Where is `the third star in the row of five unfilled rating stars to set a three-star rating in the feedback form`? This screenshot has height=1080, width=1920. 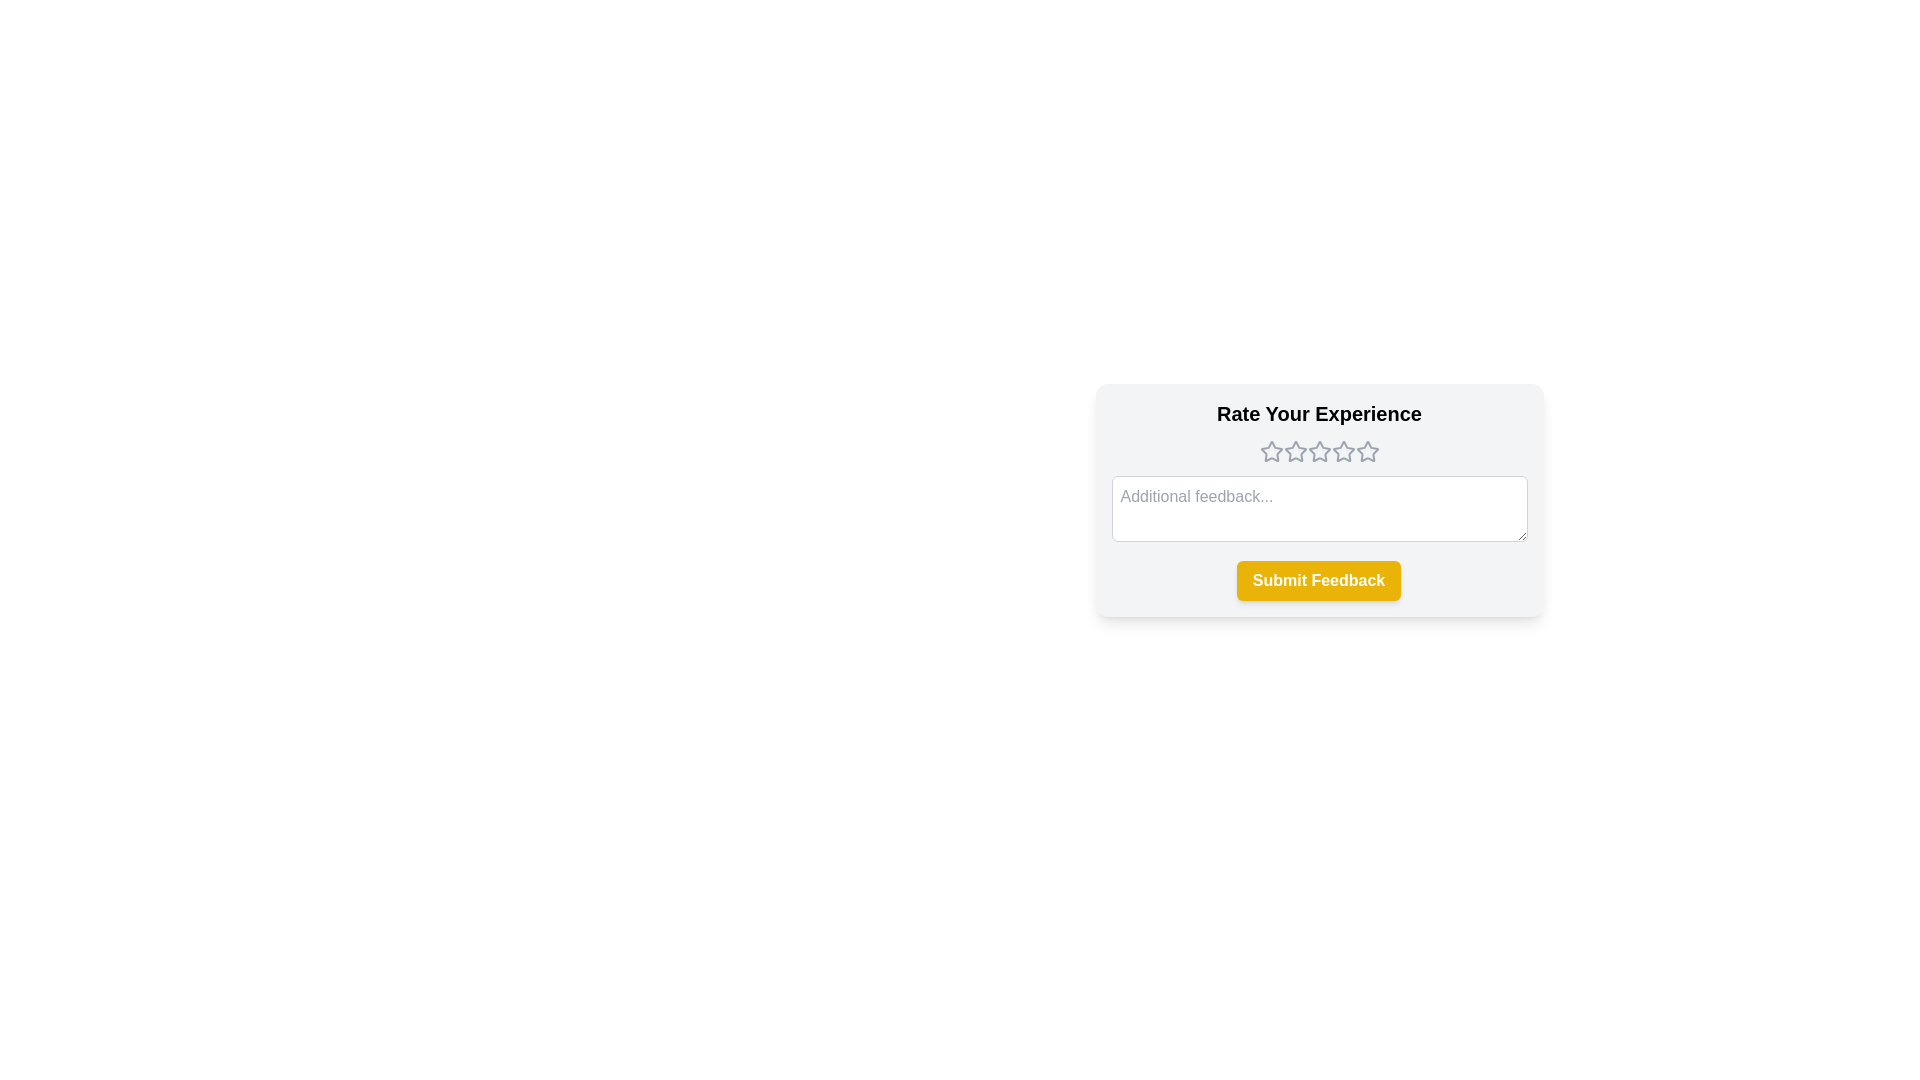
the third star in the row of five unfilled rating stars to set a three-star rating in the feedback form is located at coordinates (1319, 451).